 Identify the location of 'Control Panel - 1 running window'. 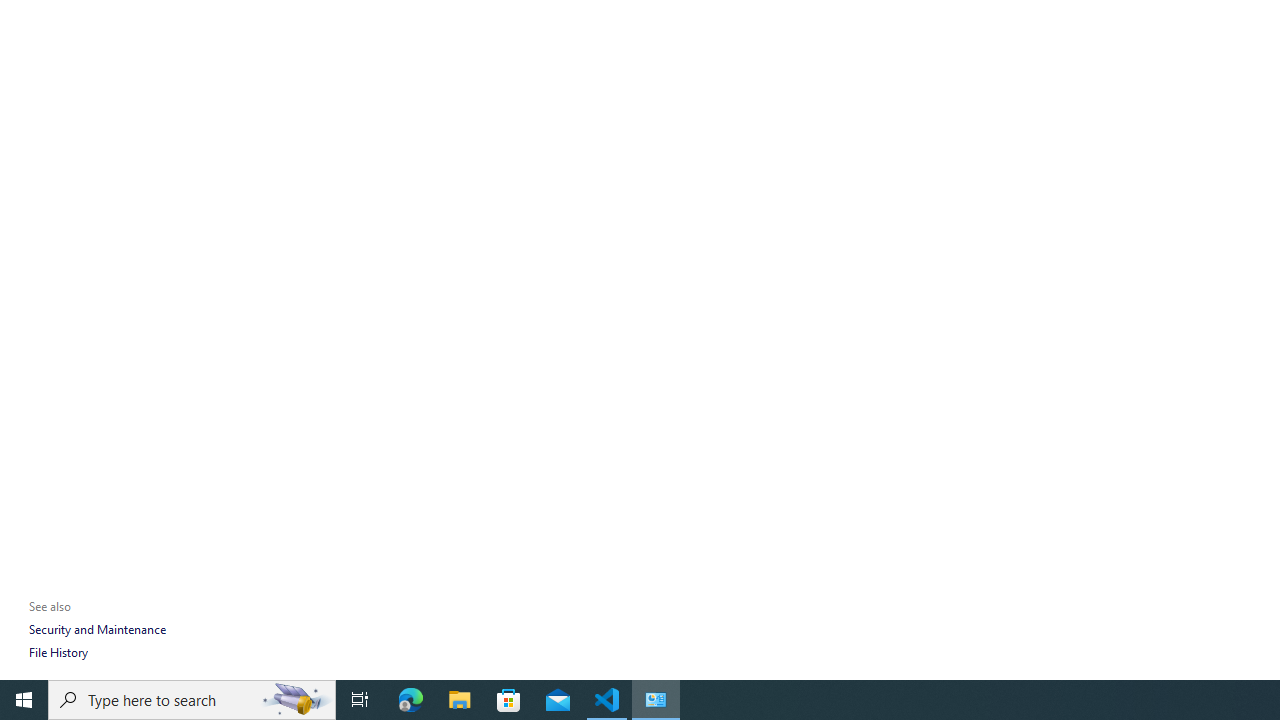
(656, 698).